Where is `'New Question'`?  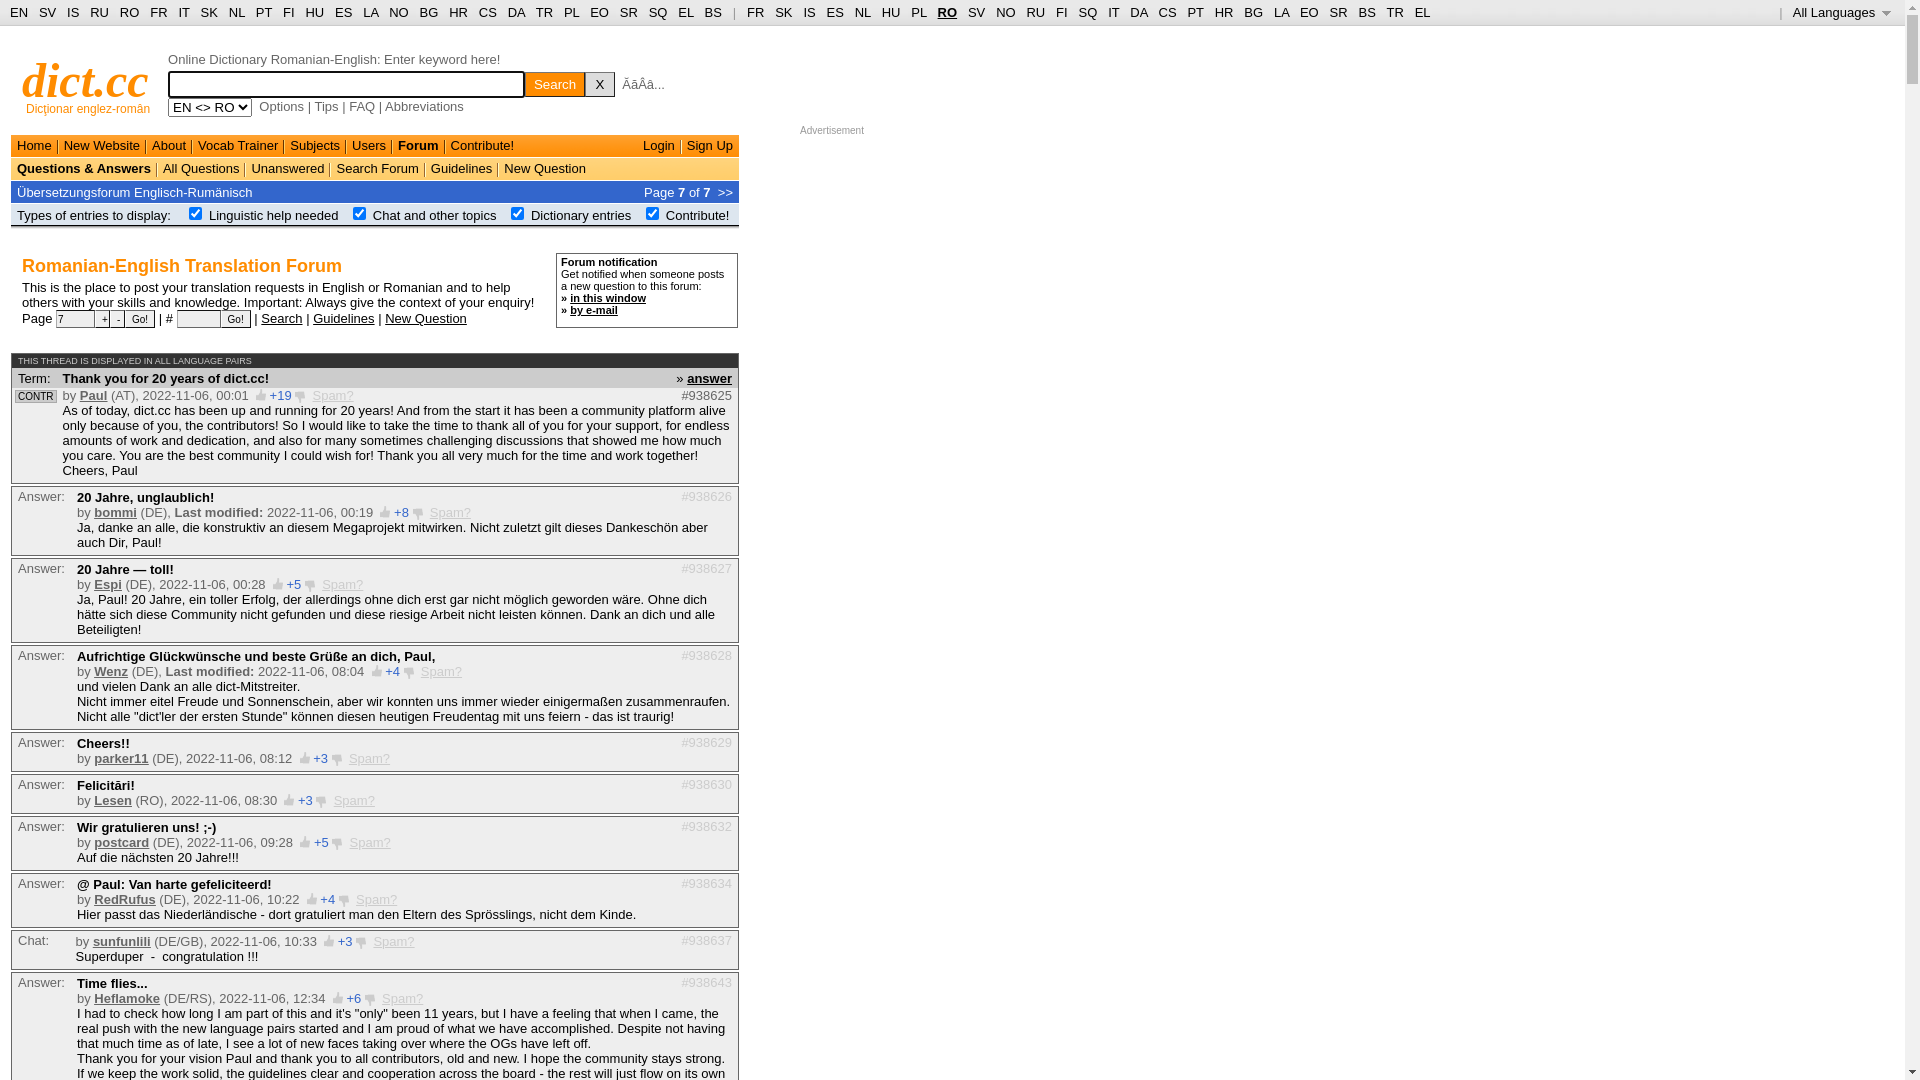
'New Question' is located at coordinates (545, 167).